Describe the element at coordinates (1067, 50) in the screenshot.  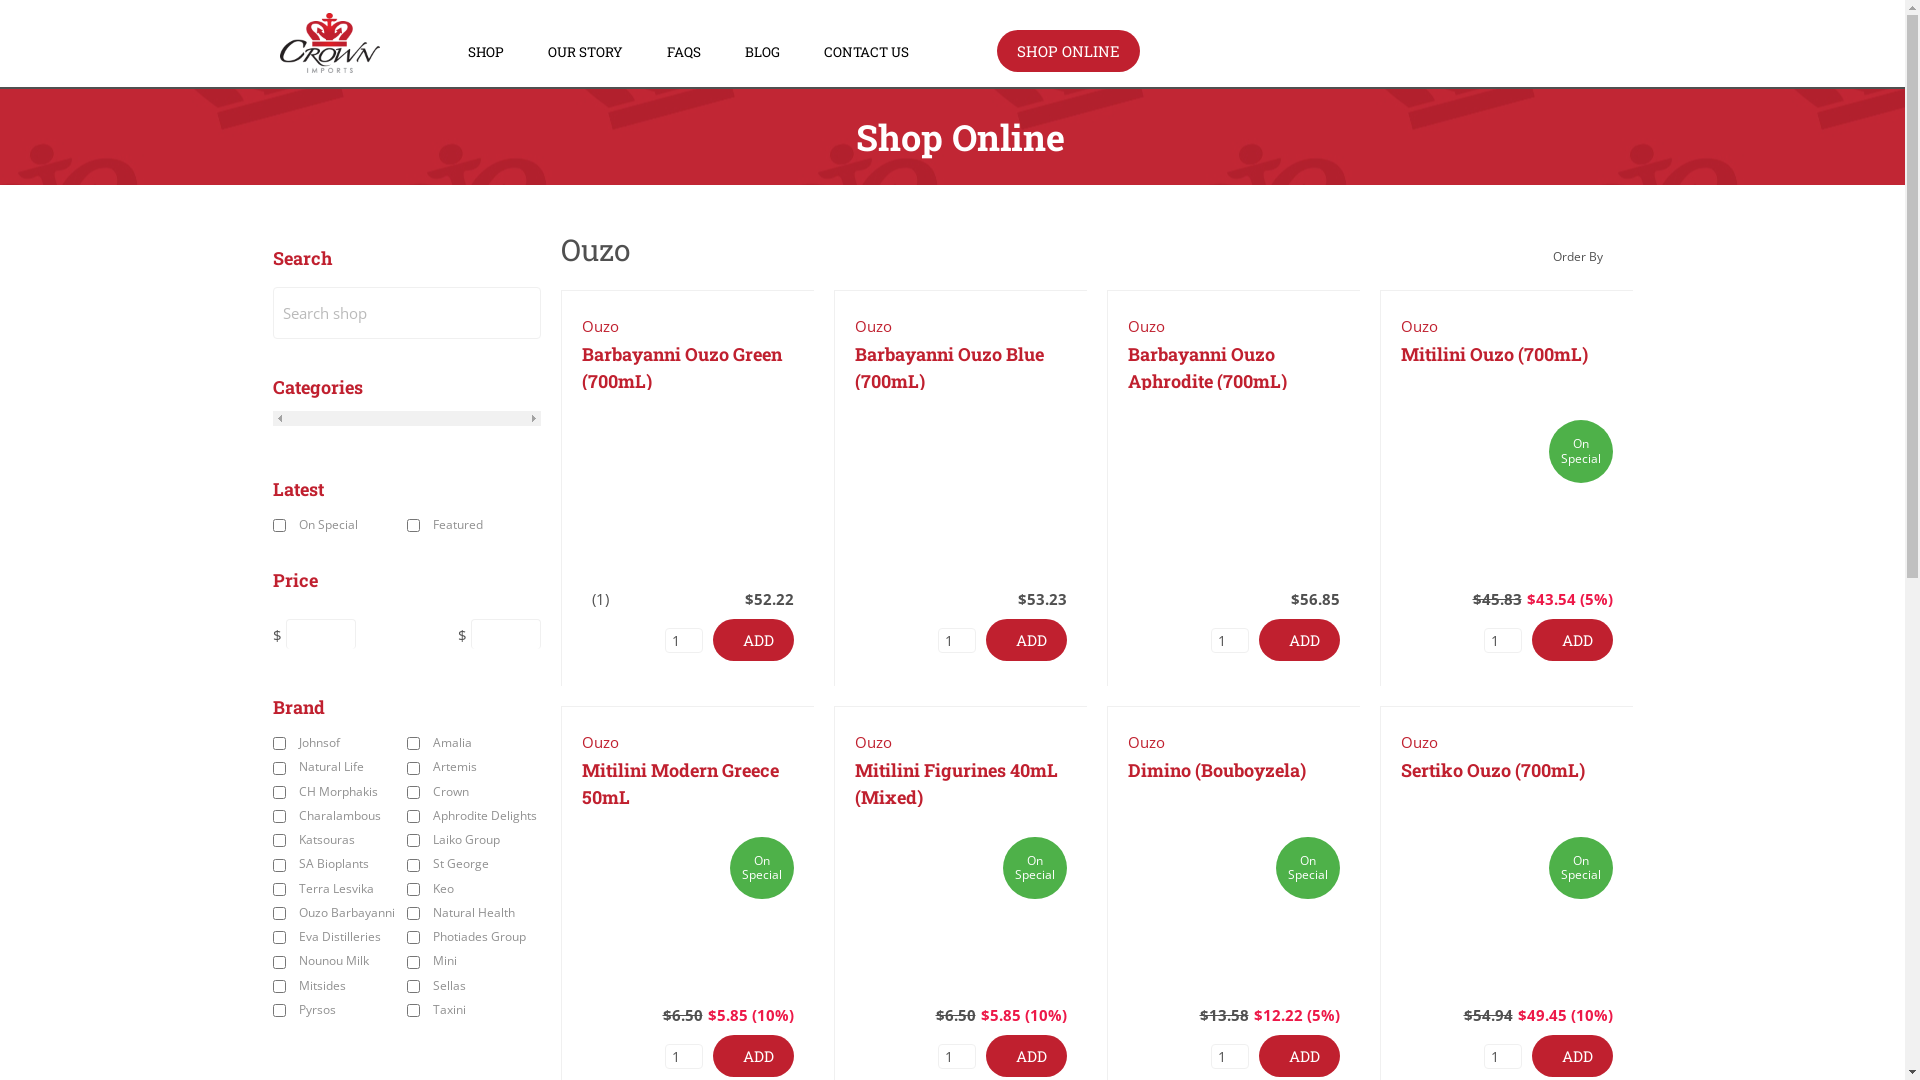
I see `'SHOP ONLINE'` at that location.